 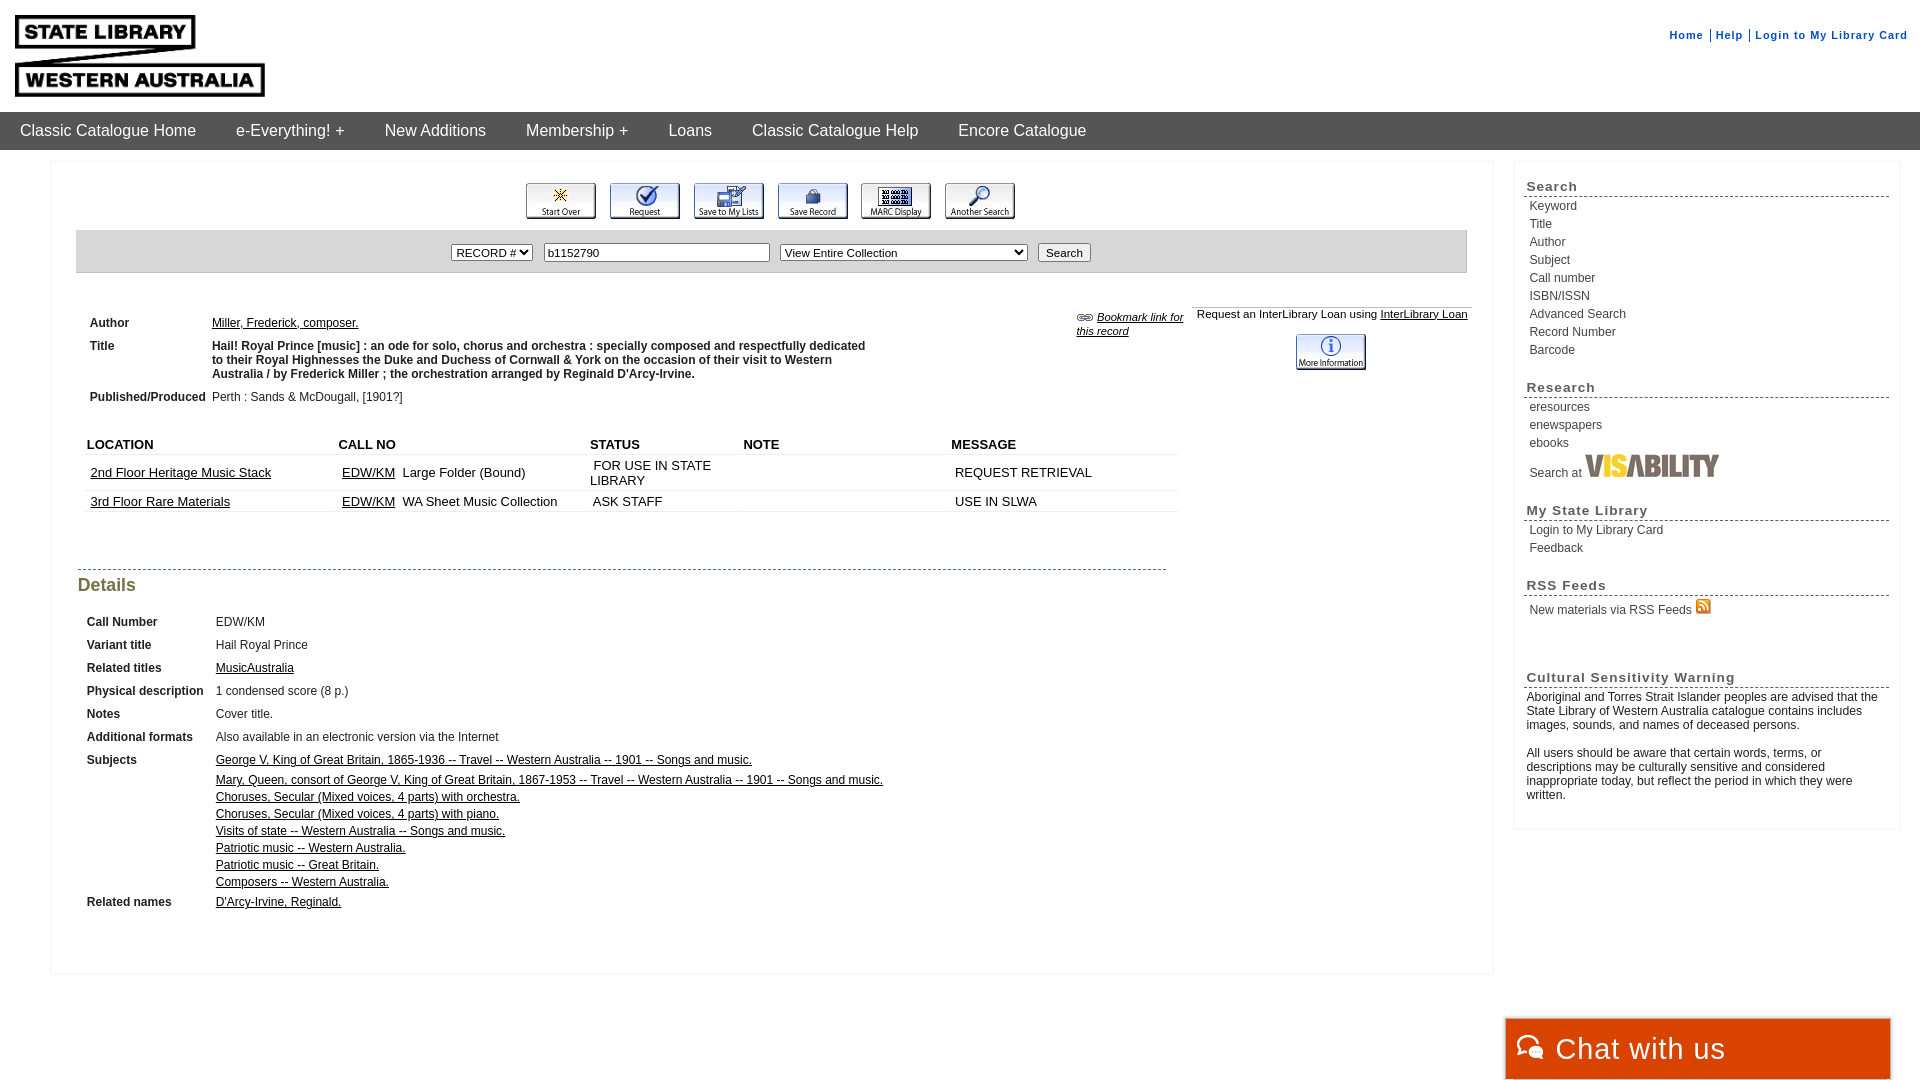 What do you see at coordinates (368, 472) in the screenshot?
I see `'EDW/KM'` at bounding box center [368, 472].